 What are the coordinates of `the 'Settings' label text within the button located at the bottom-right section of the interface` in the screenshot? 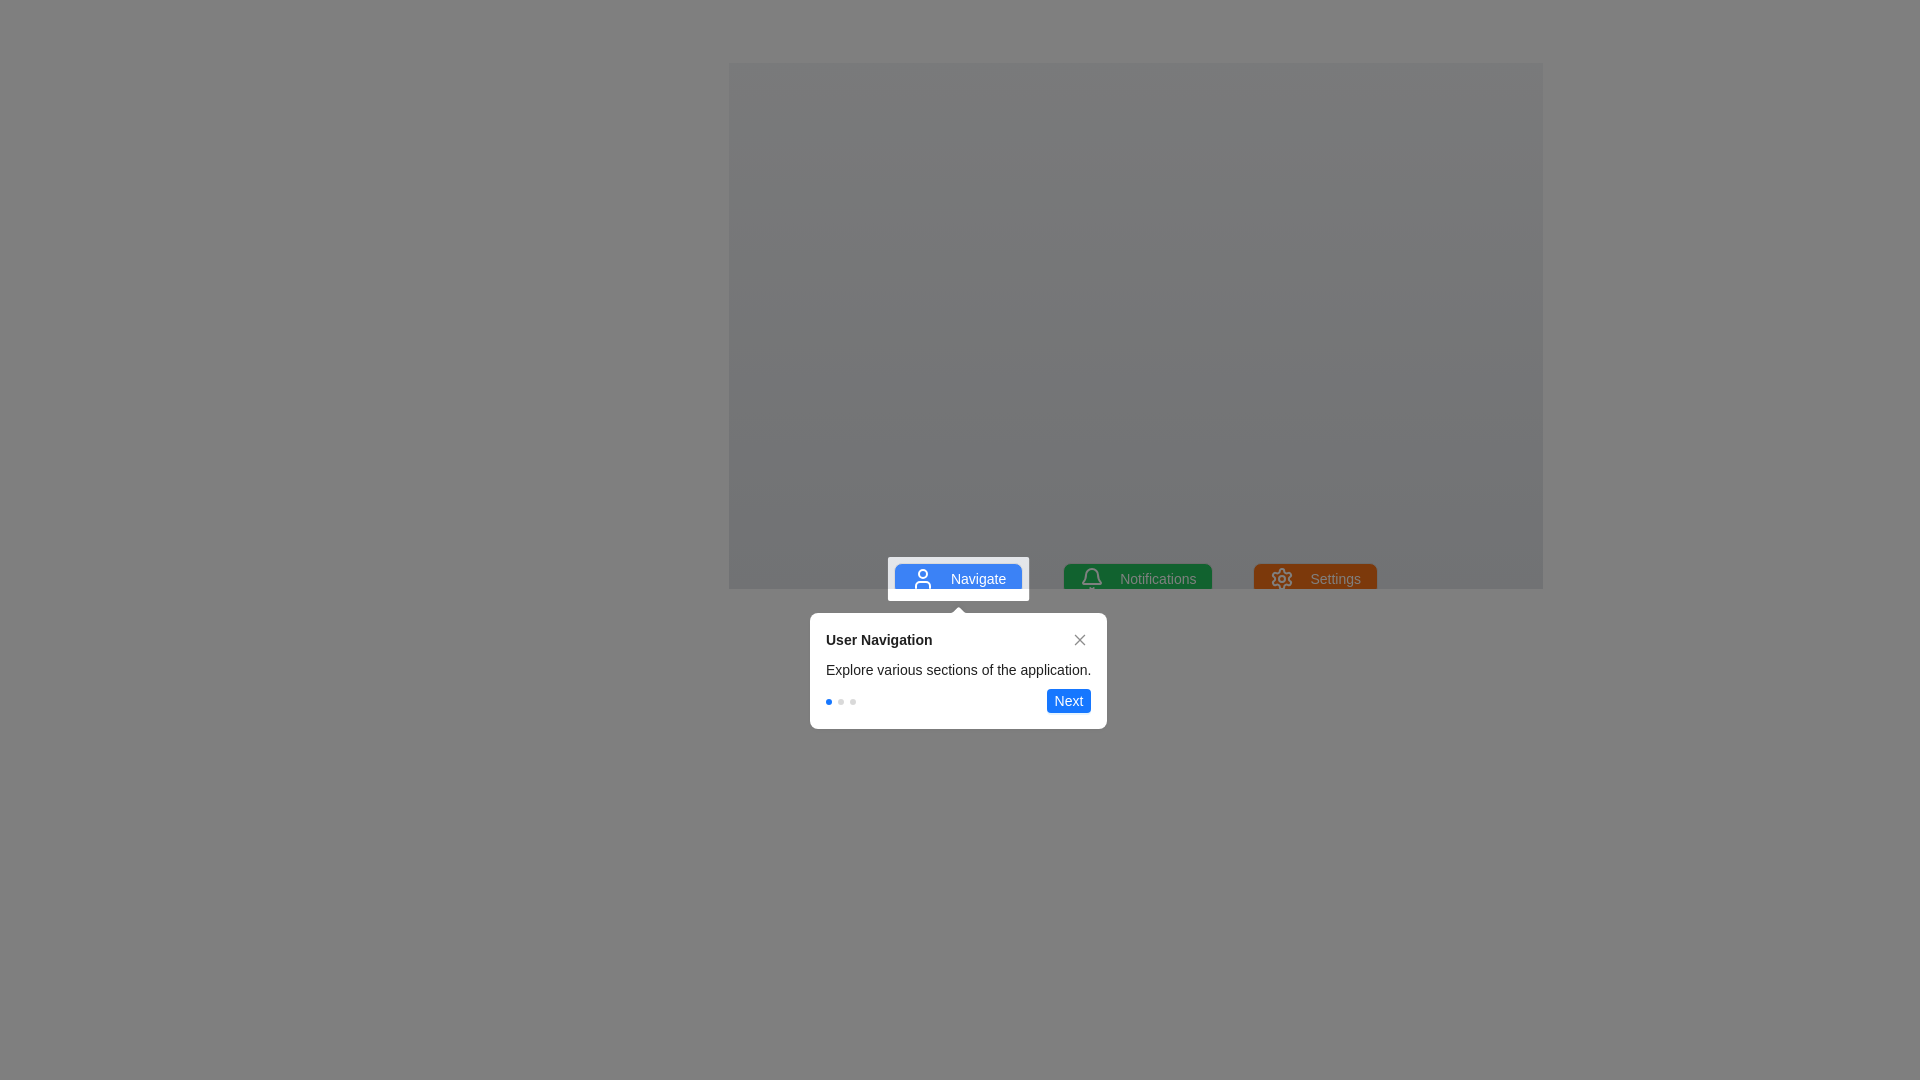 It's located at (1334, 578).